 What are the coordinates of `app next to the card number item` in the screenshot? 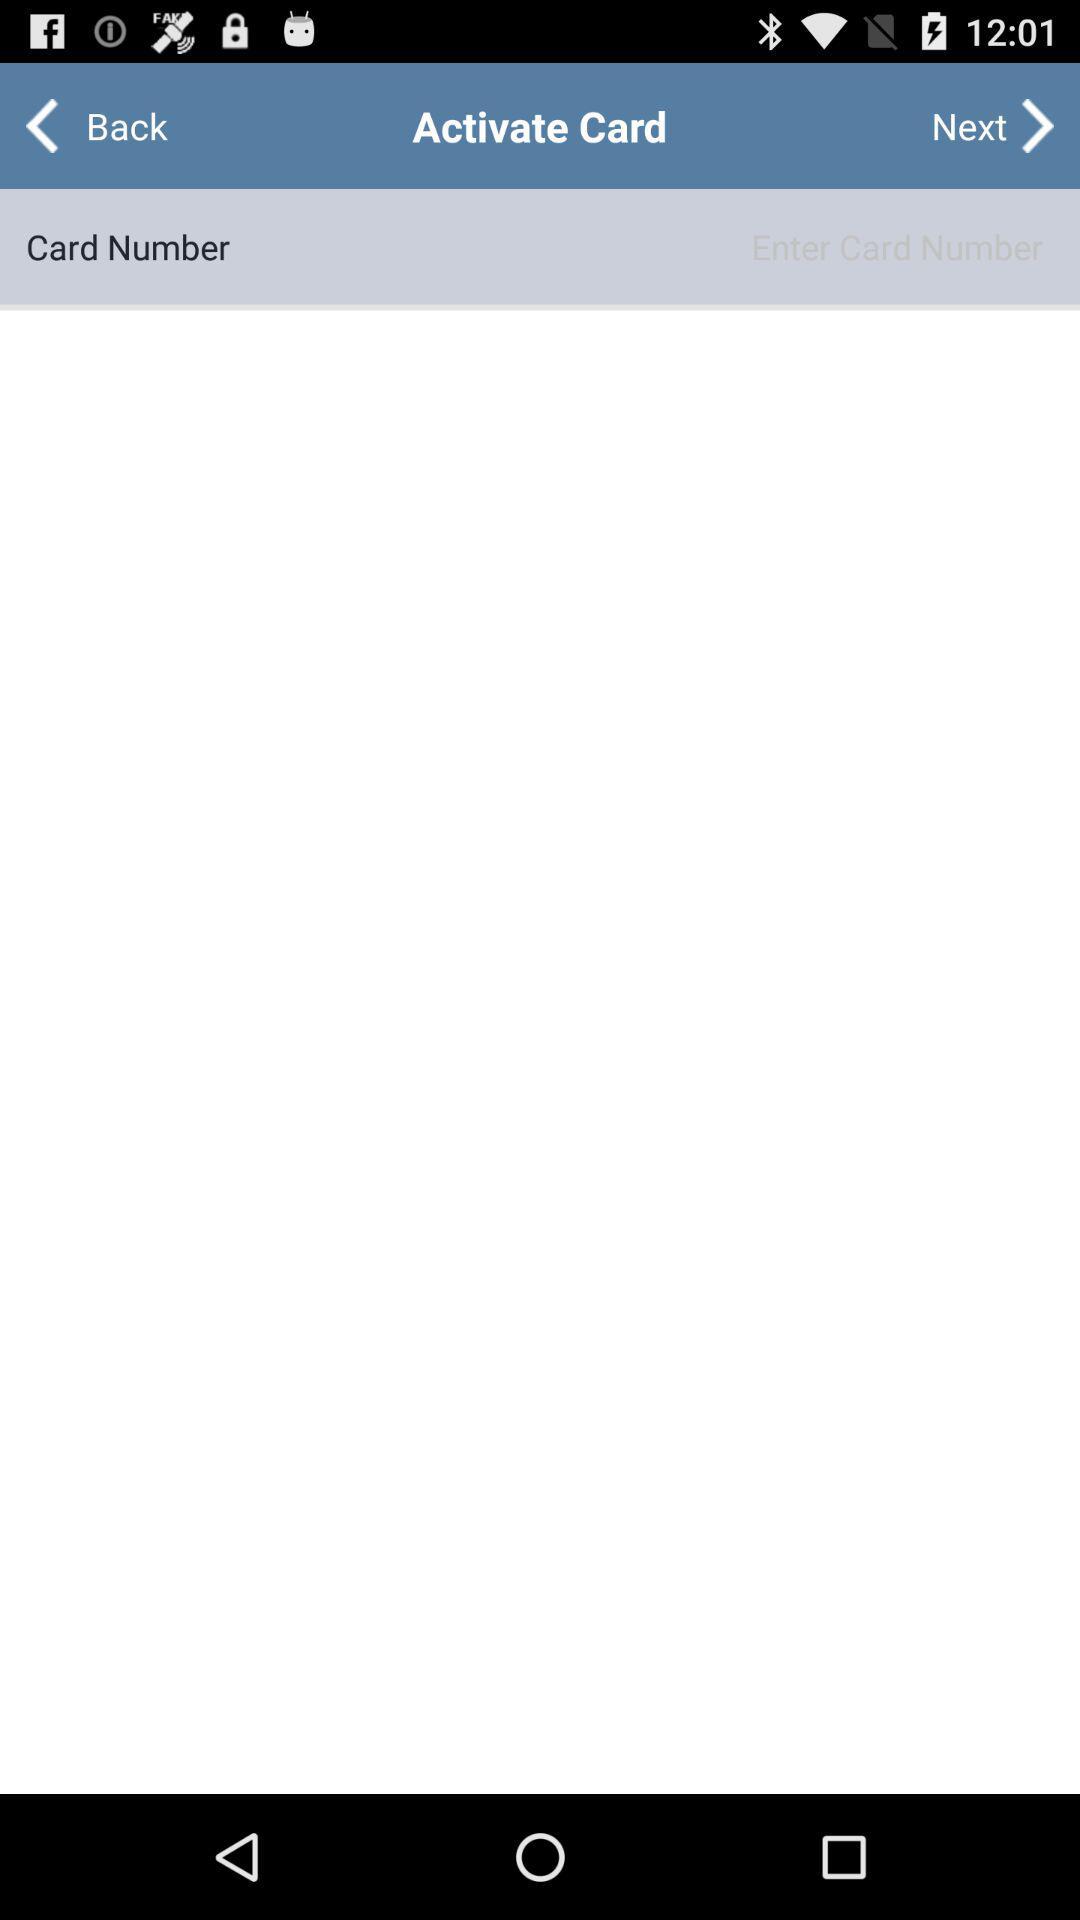 It's located at (641, 245).